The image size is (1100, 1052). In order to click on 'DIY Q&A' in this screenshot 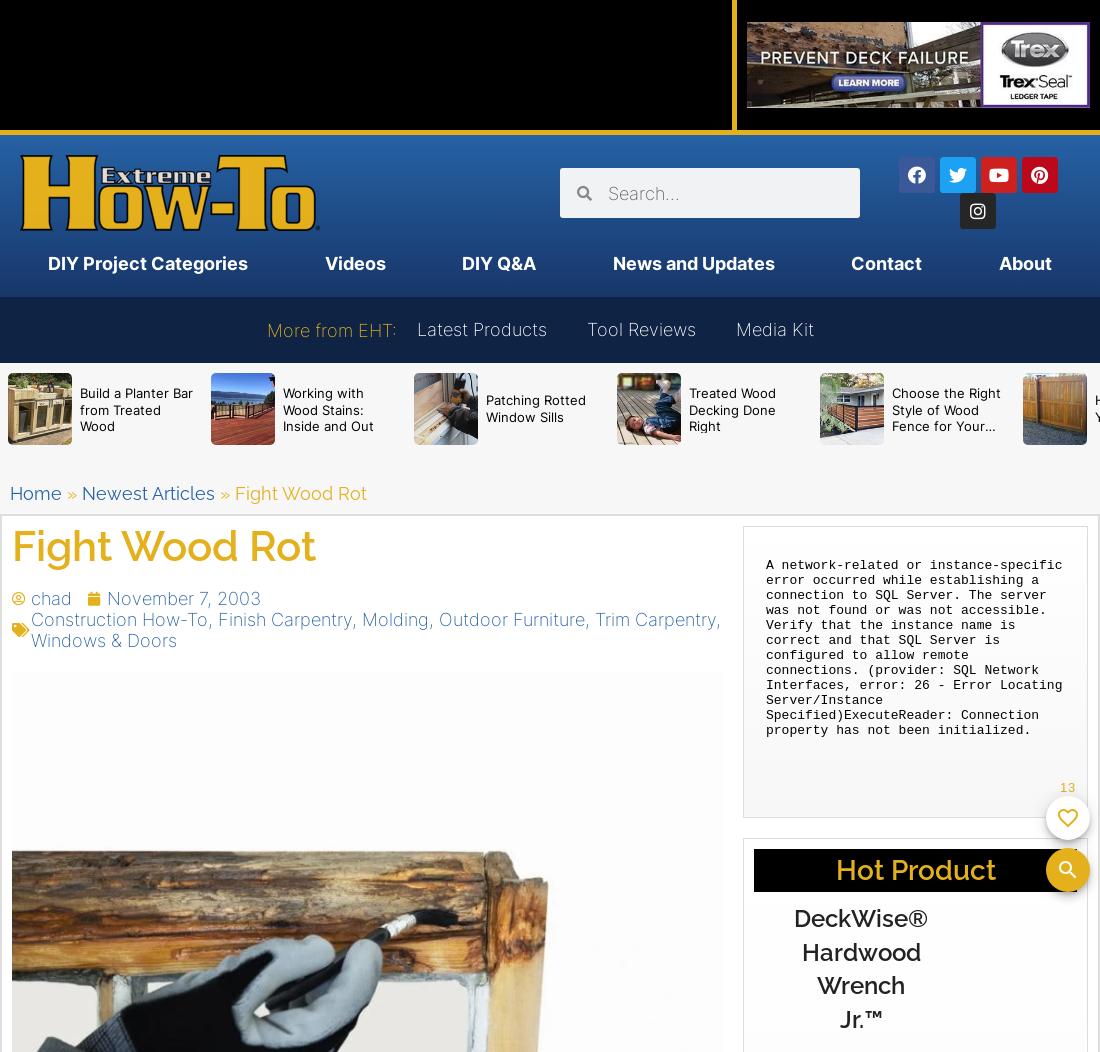, I will do `click(498, 263)`.